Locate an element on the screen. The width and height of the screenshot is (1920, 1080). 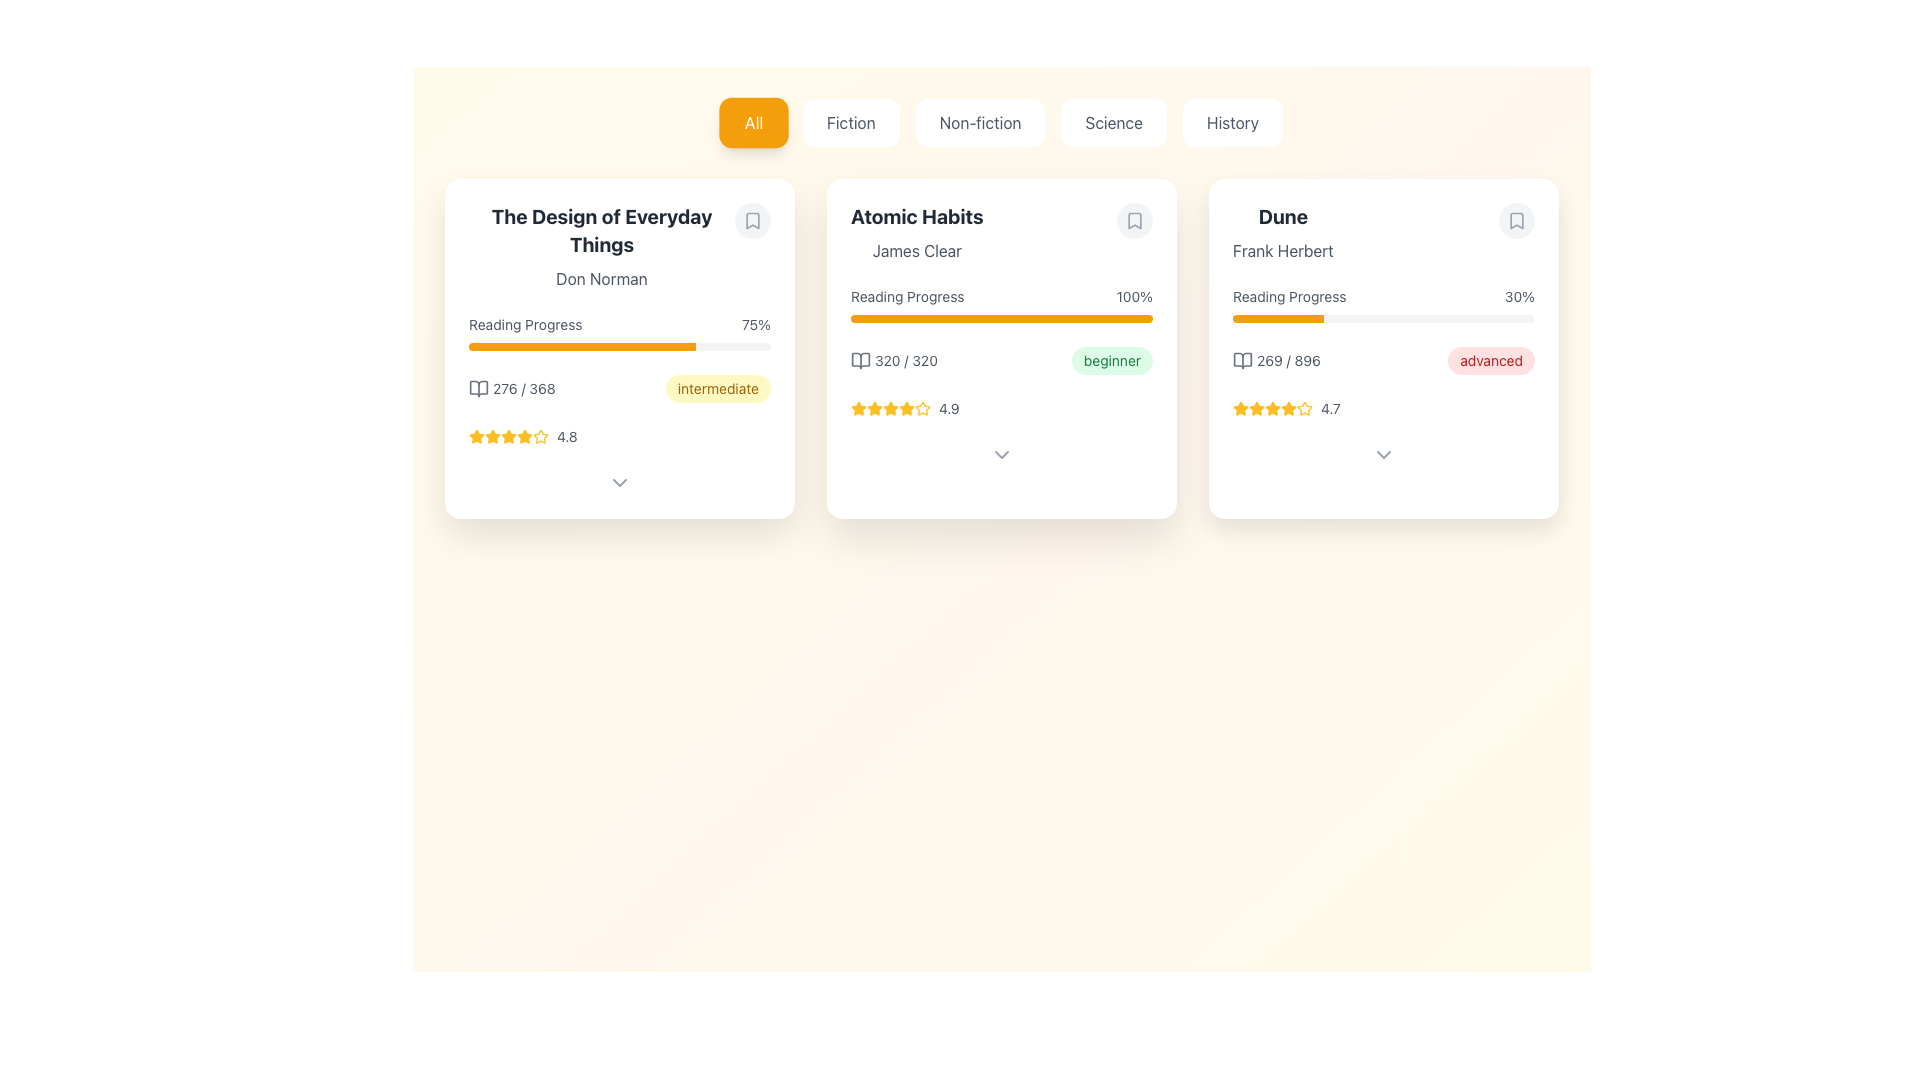
the first star icon in the rating display for the 'Dune' card, which is a small, bright yellow star shape used for ratings is located at coordinates (1240, 407).